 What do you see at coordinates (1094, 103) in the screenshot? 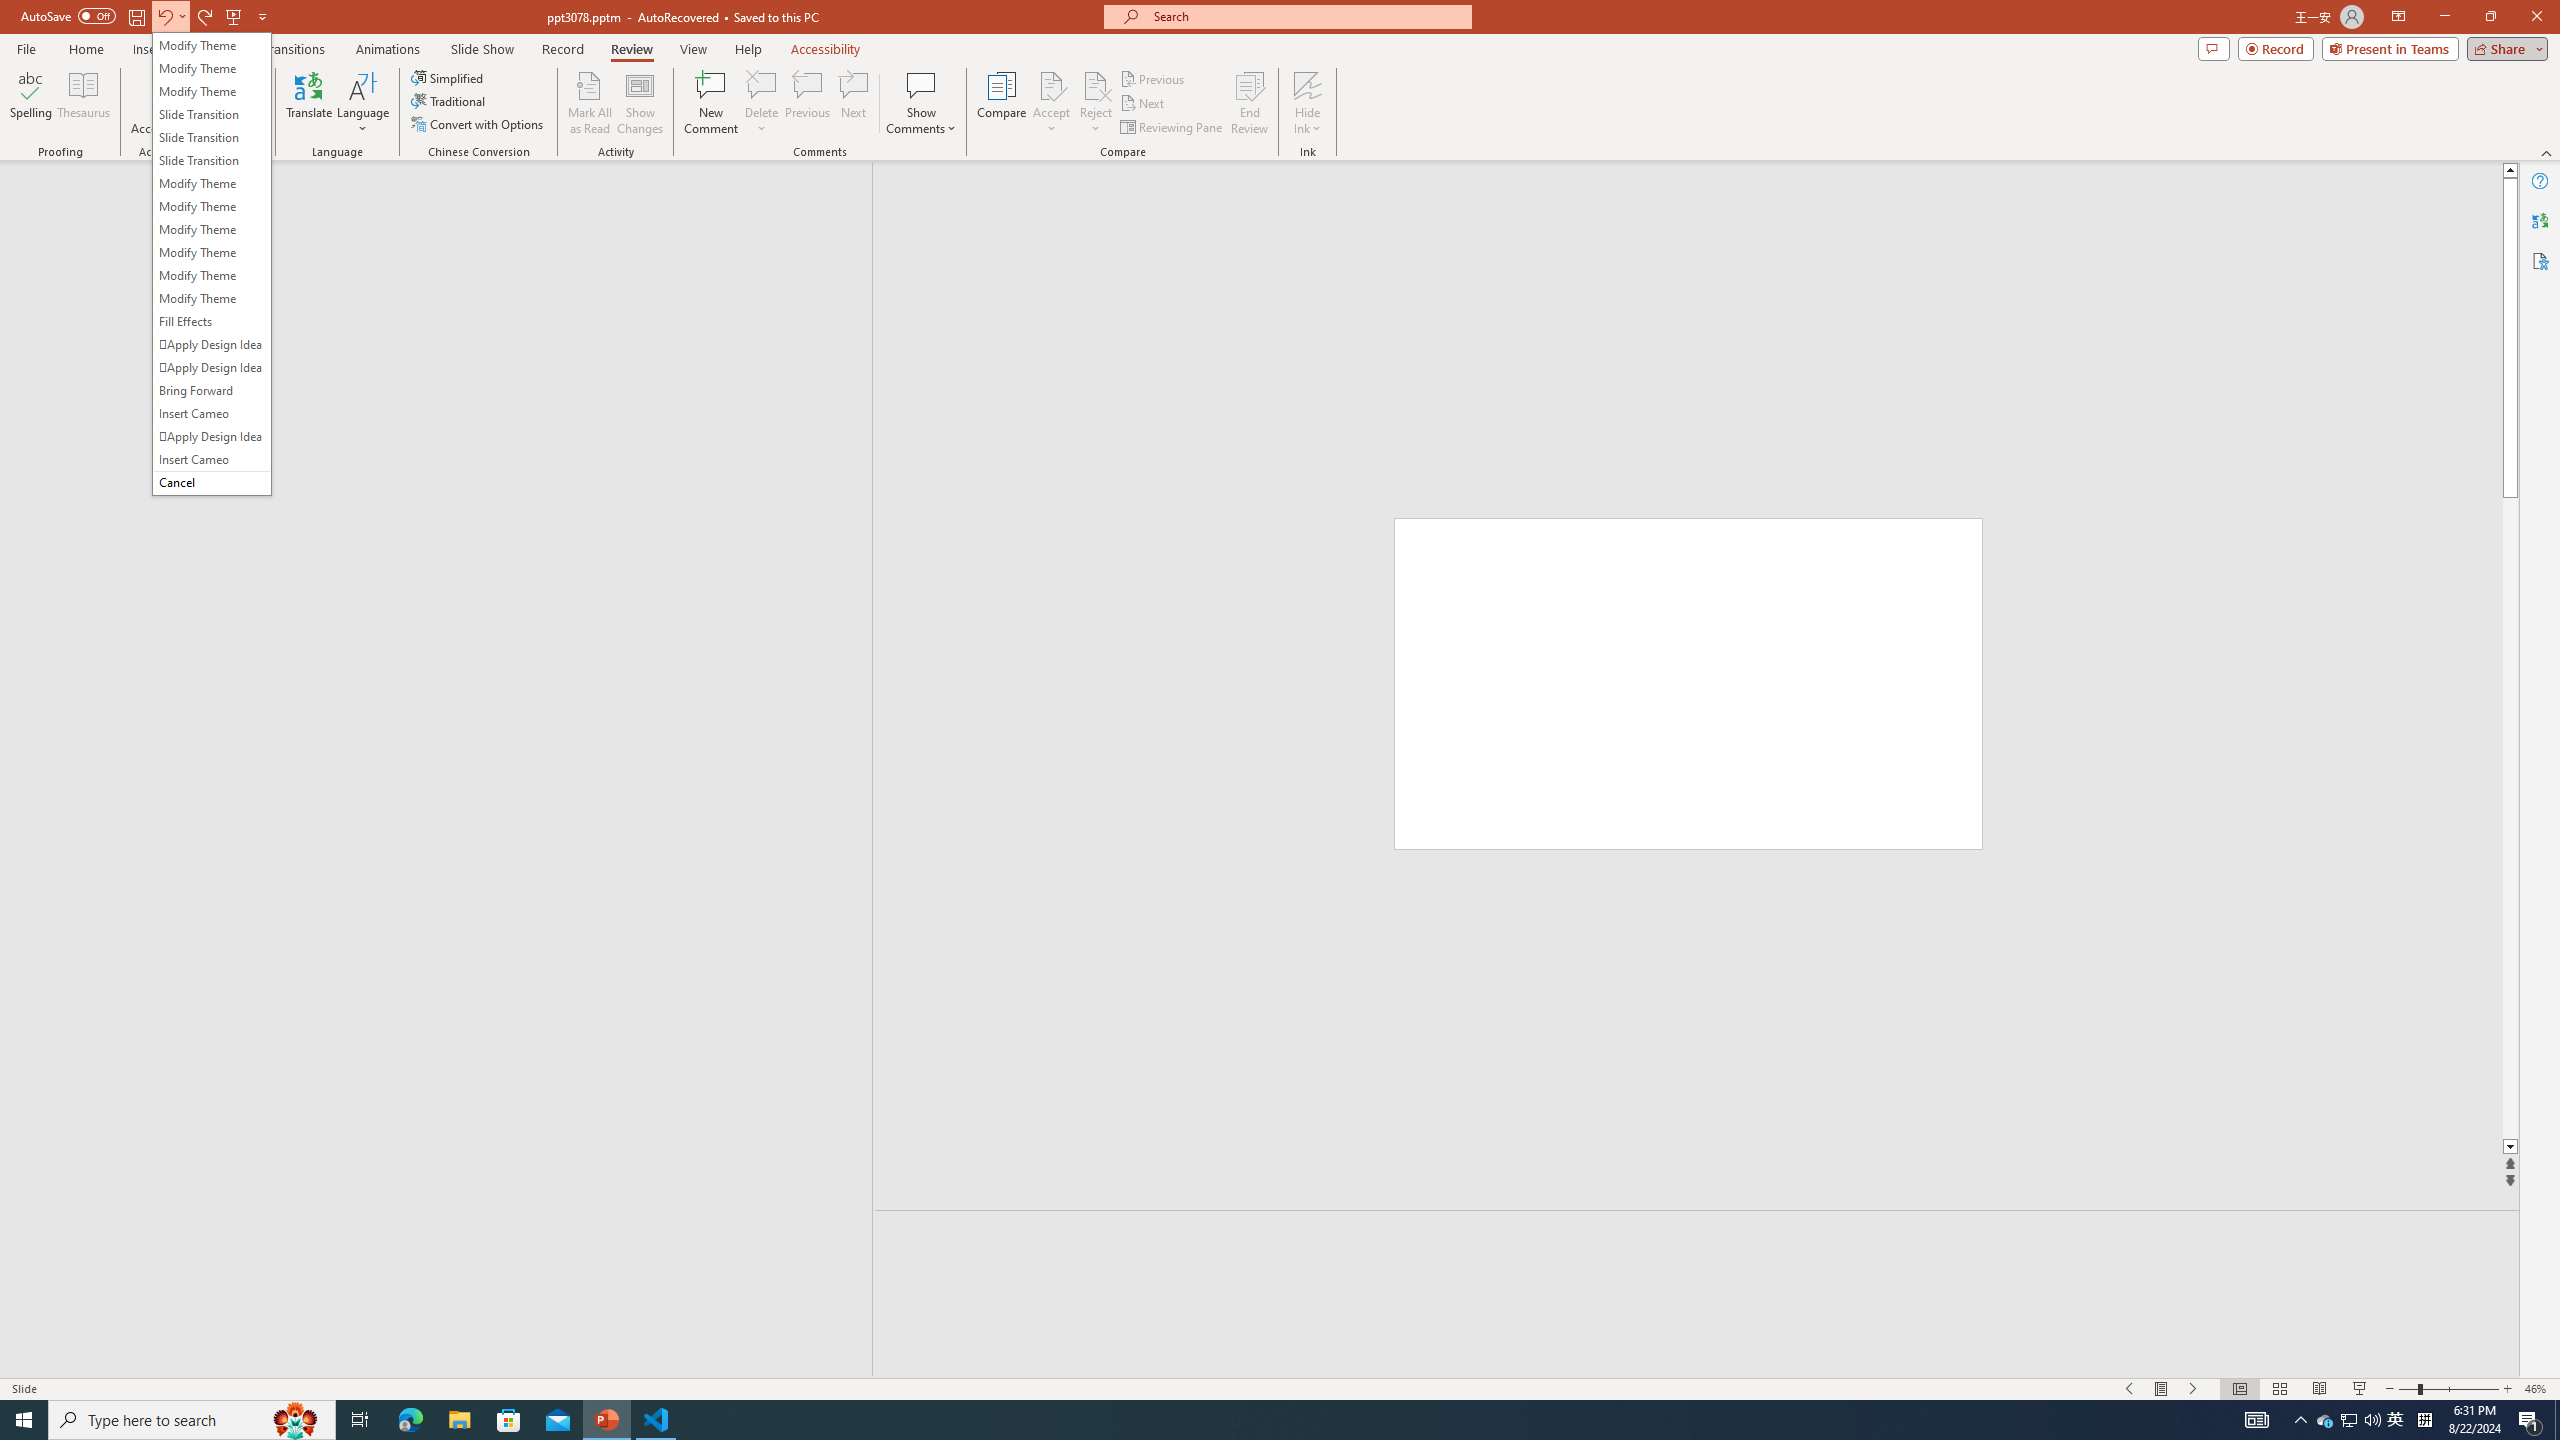
I see `'Reject'` at bounding box center [1094, 103].